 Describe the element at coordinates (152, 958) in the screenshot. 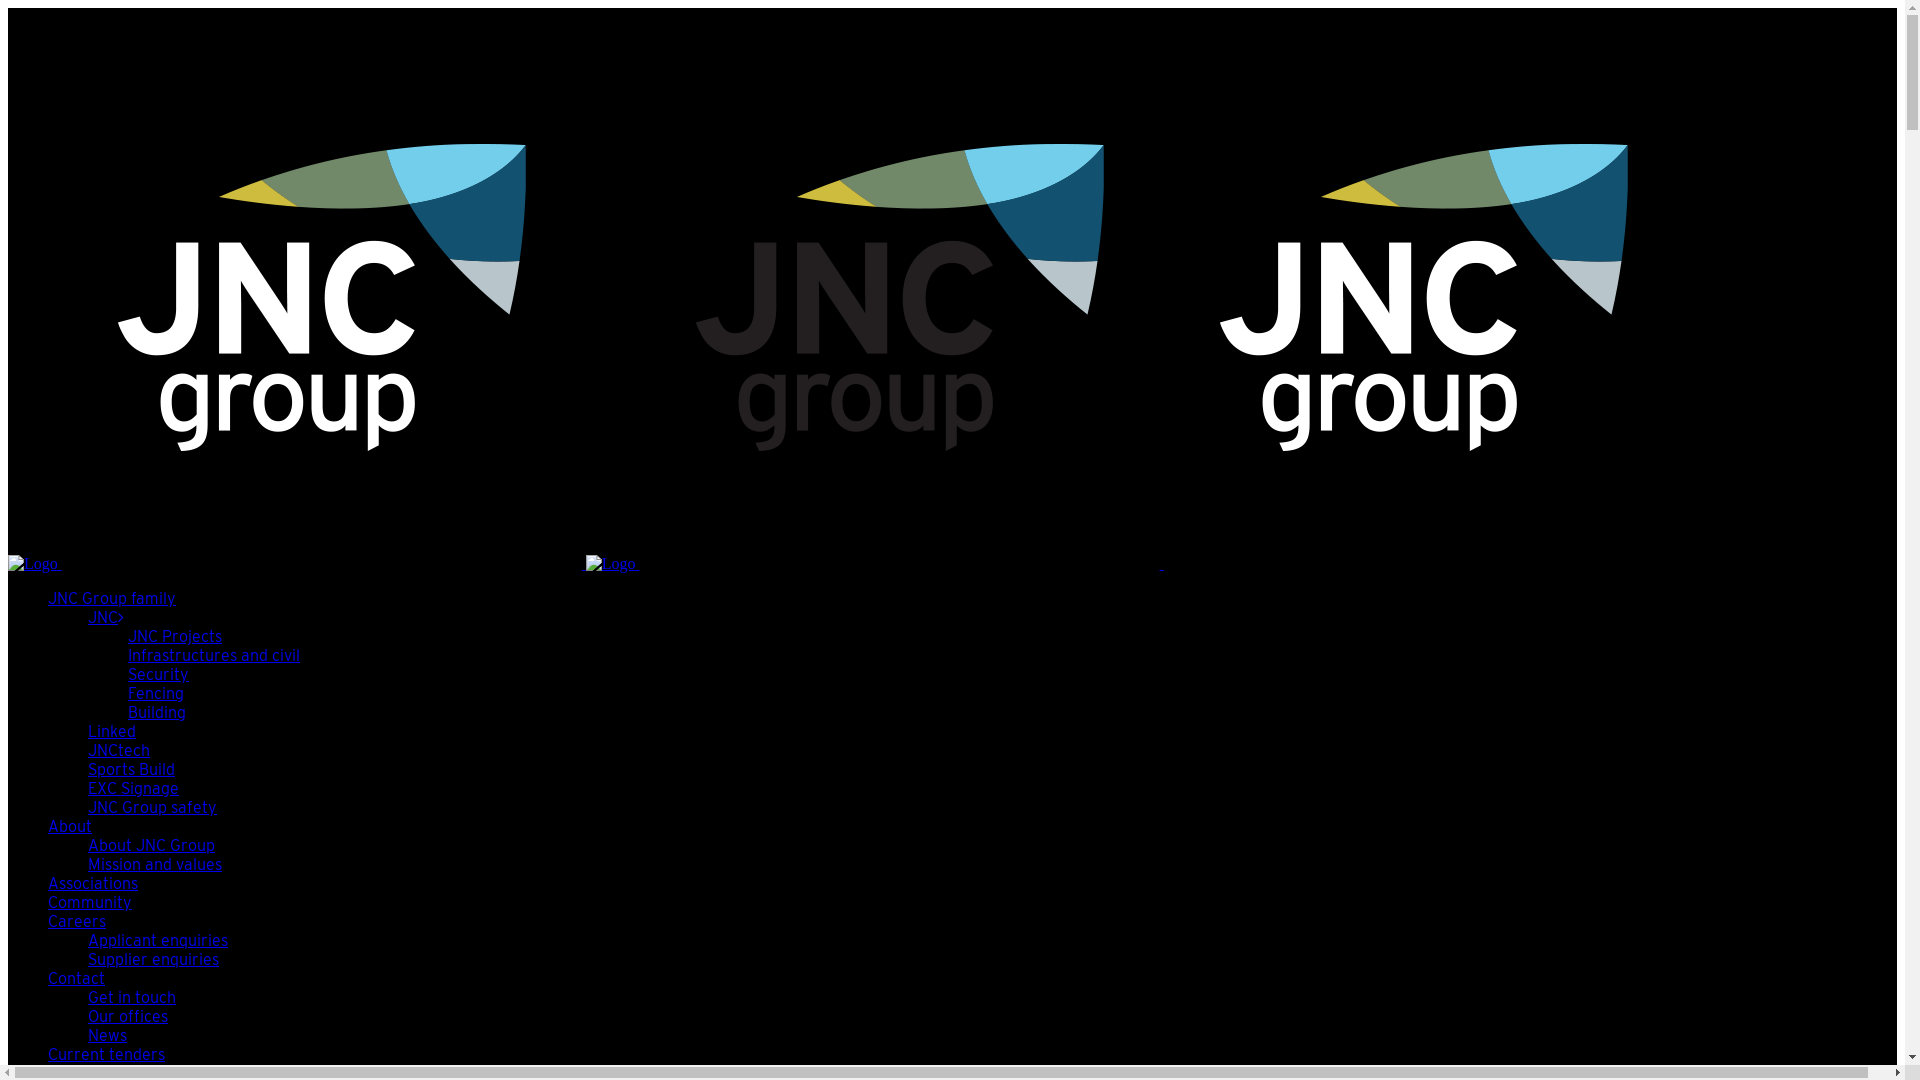

I see `'Supplier enquiries'` at that location.